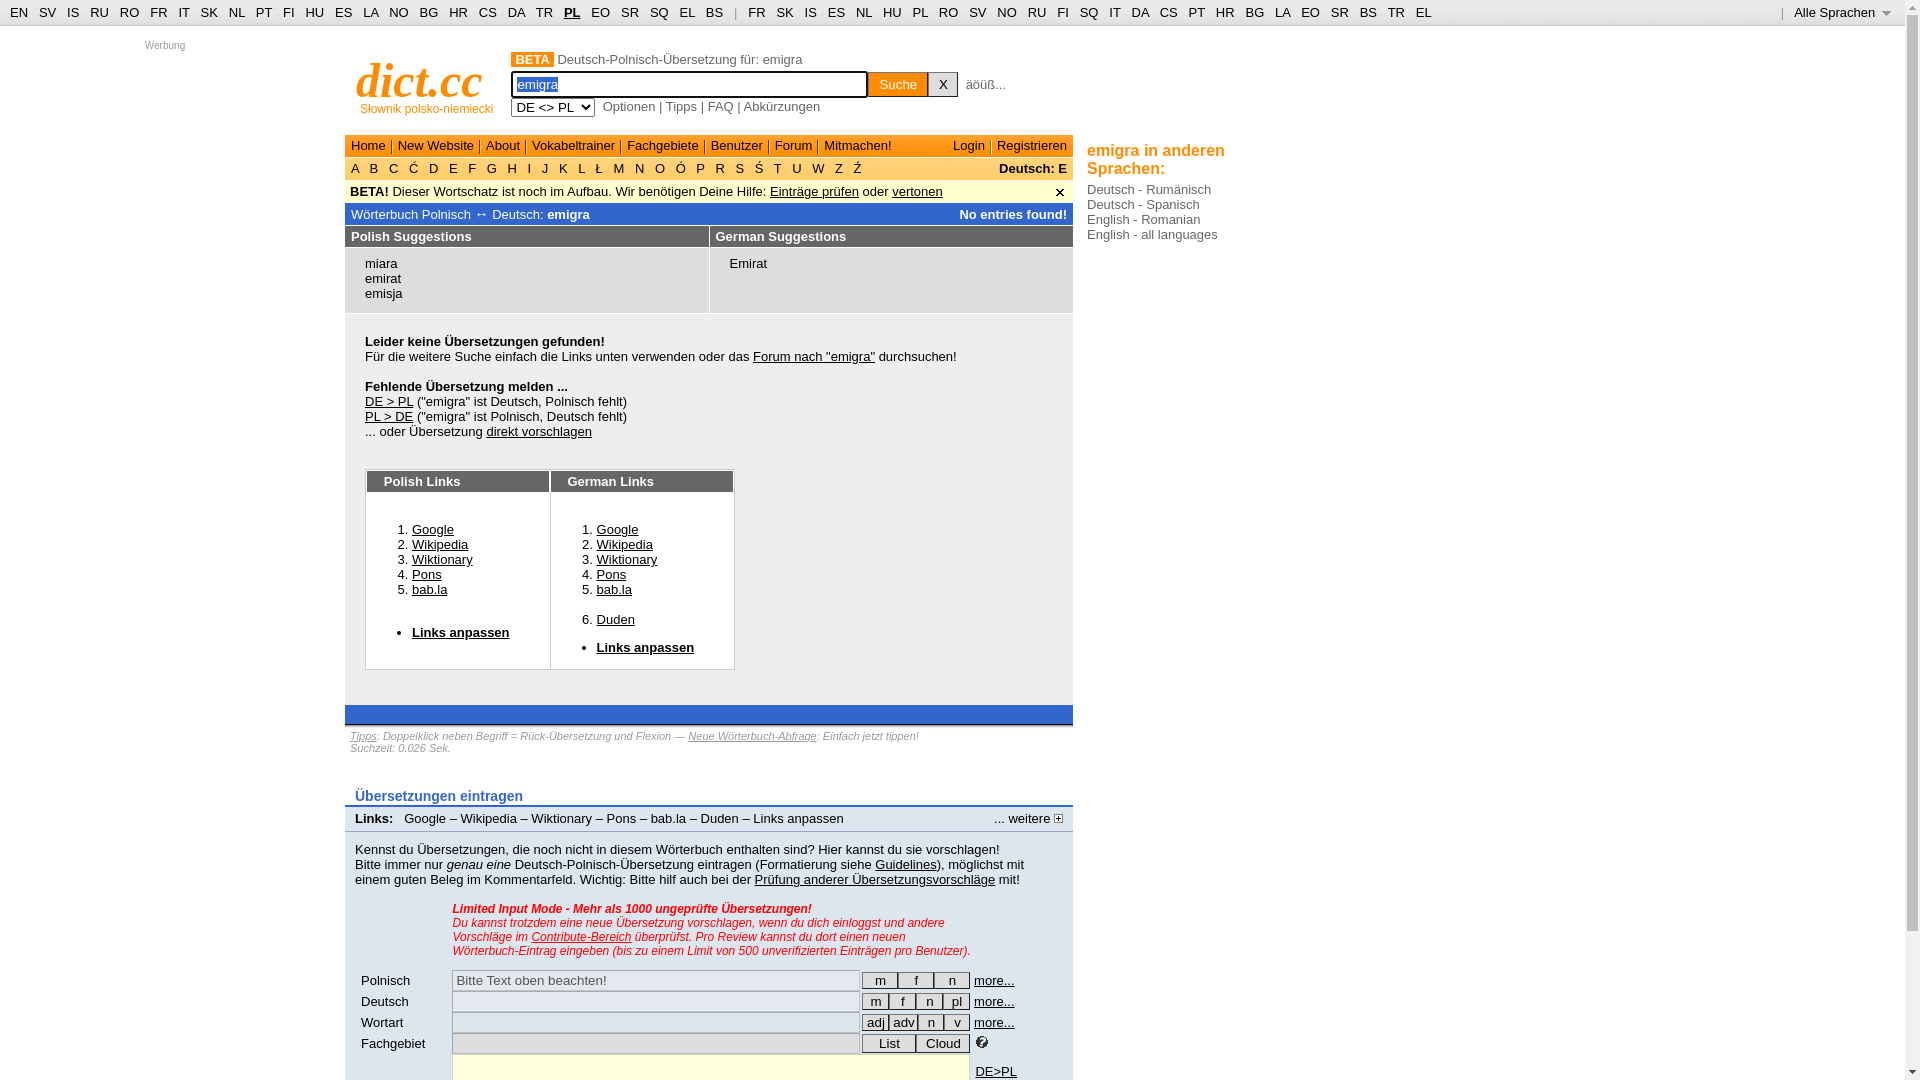 This screenshot has height=1080, width=1920. Describe the element at coordinates (580, 167) in the screenshot. I see `'L'` at that location.